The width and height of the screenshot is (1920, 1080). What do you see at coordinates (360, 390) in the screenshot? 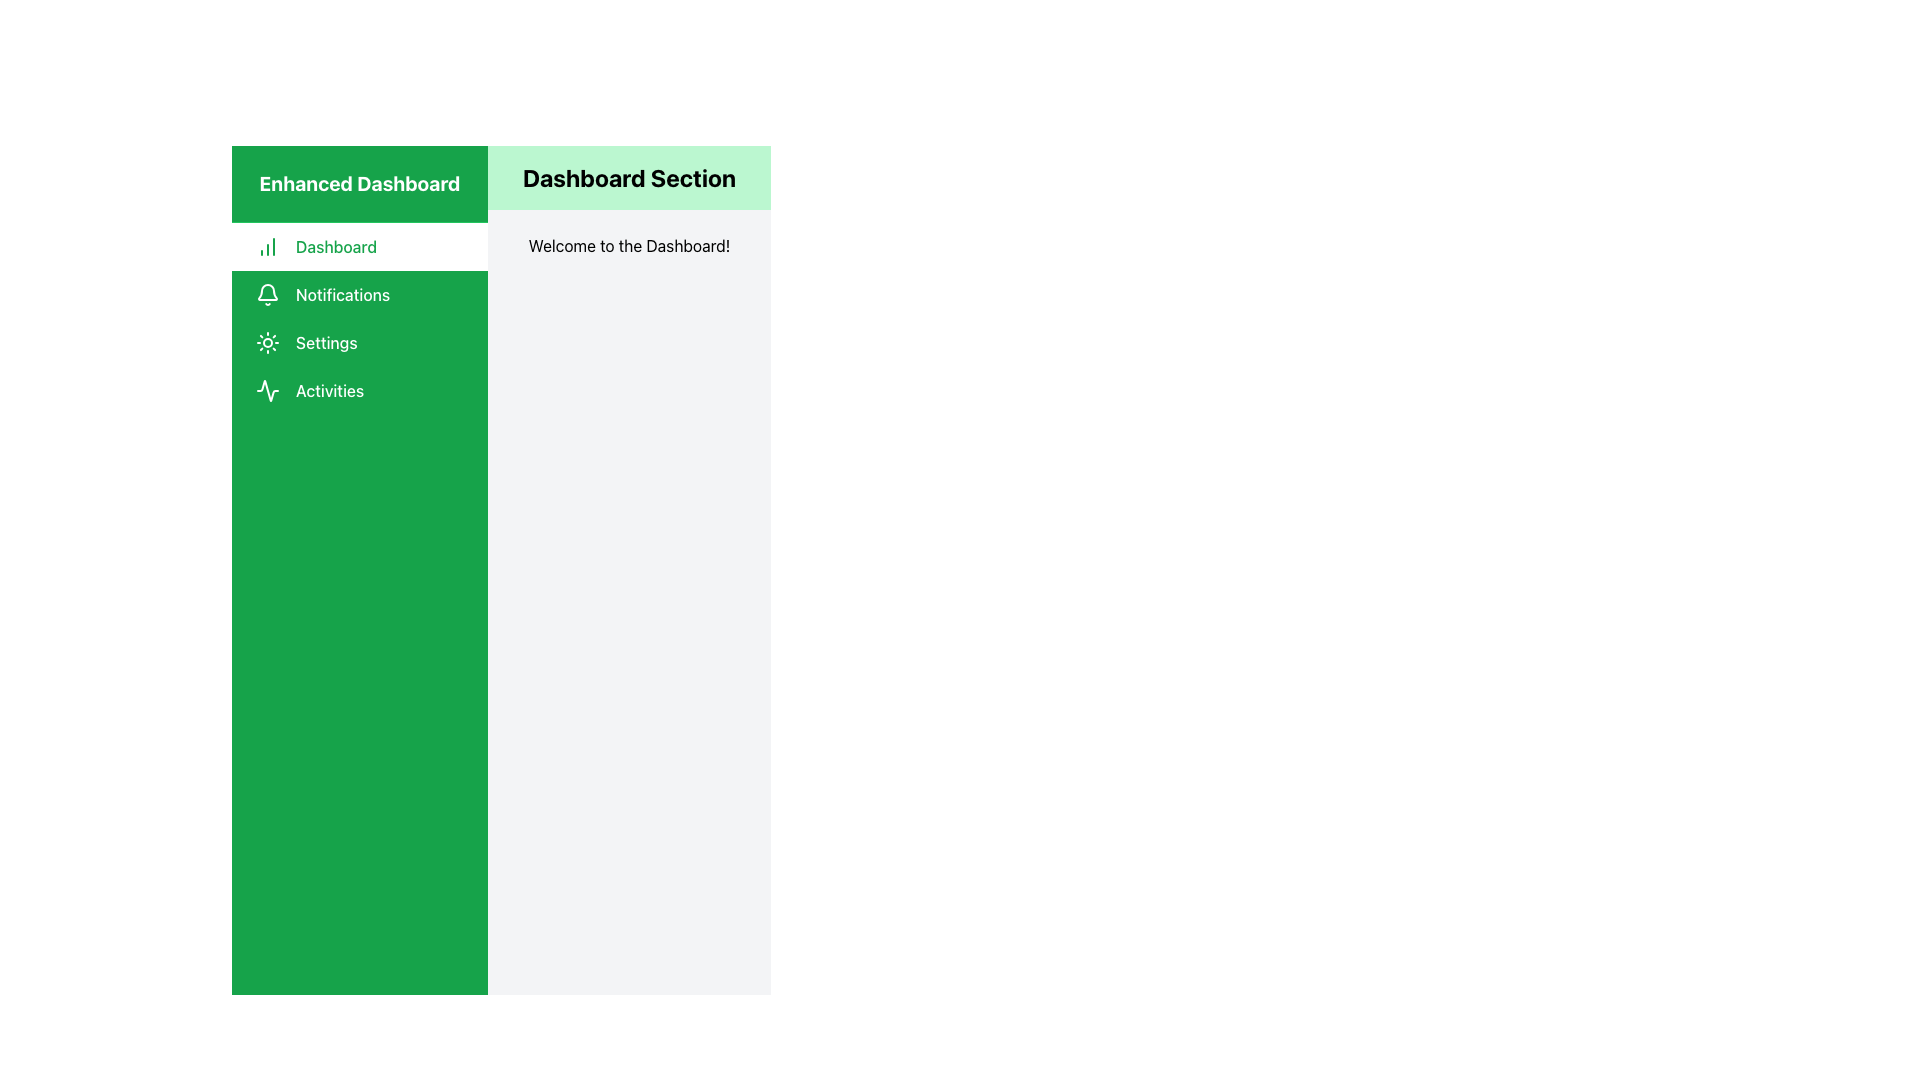
I see `the 'Activities' navigation menu item, which is the fourth item in the vertical menu list with a green background, white text, and an activity graph icon` at bounding box center [360, 390].